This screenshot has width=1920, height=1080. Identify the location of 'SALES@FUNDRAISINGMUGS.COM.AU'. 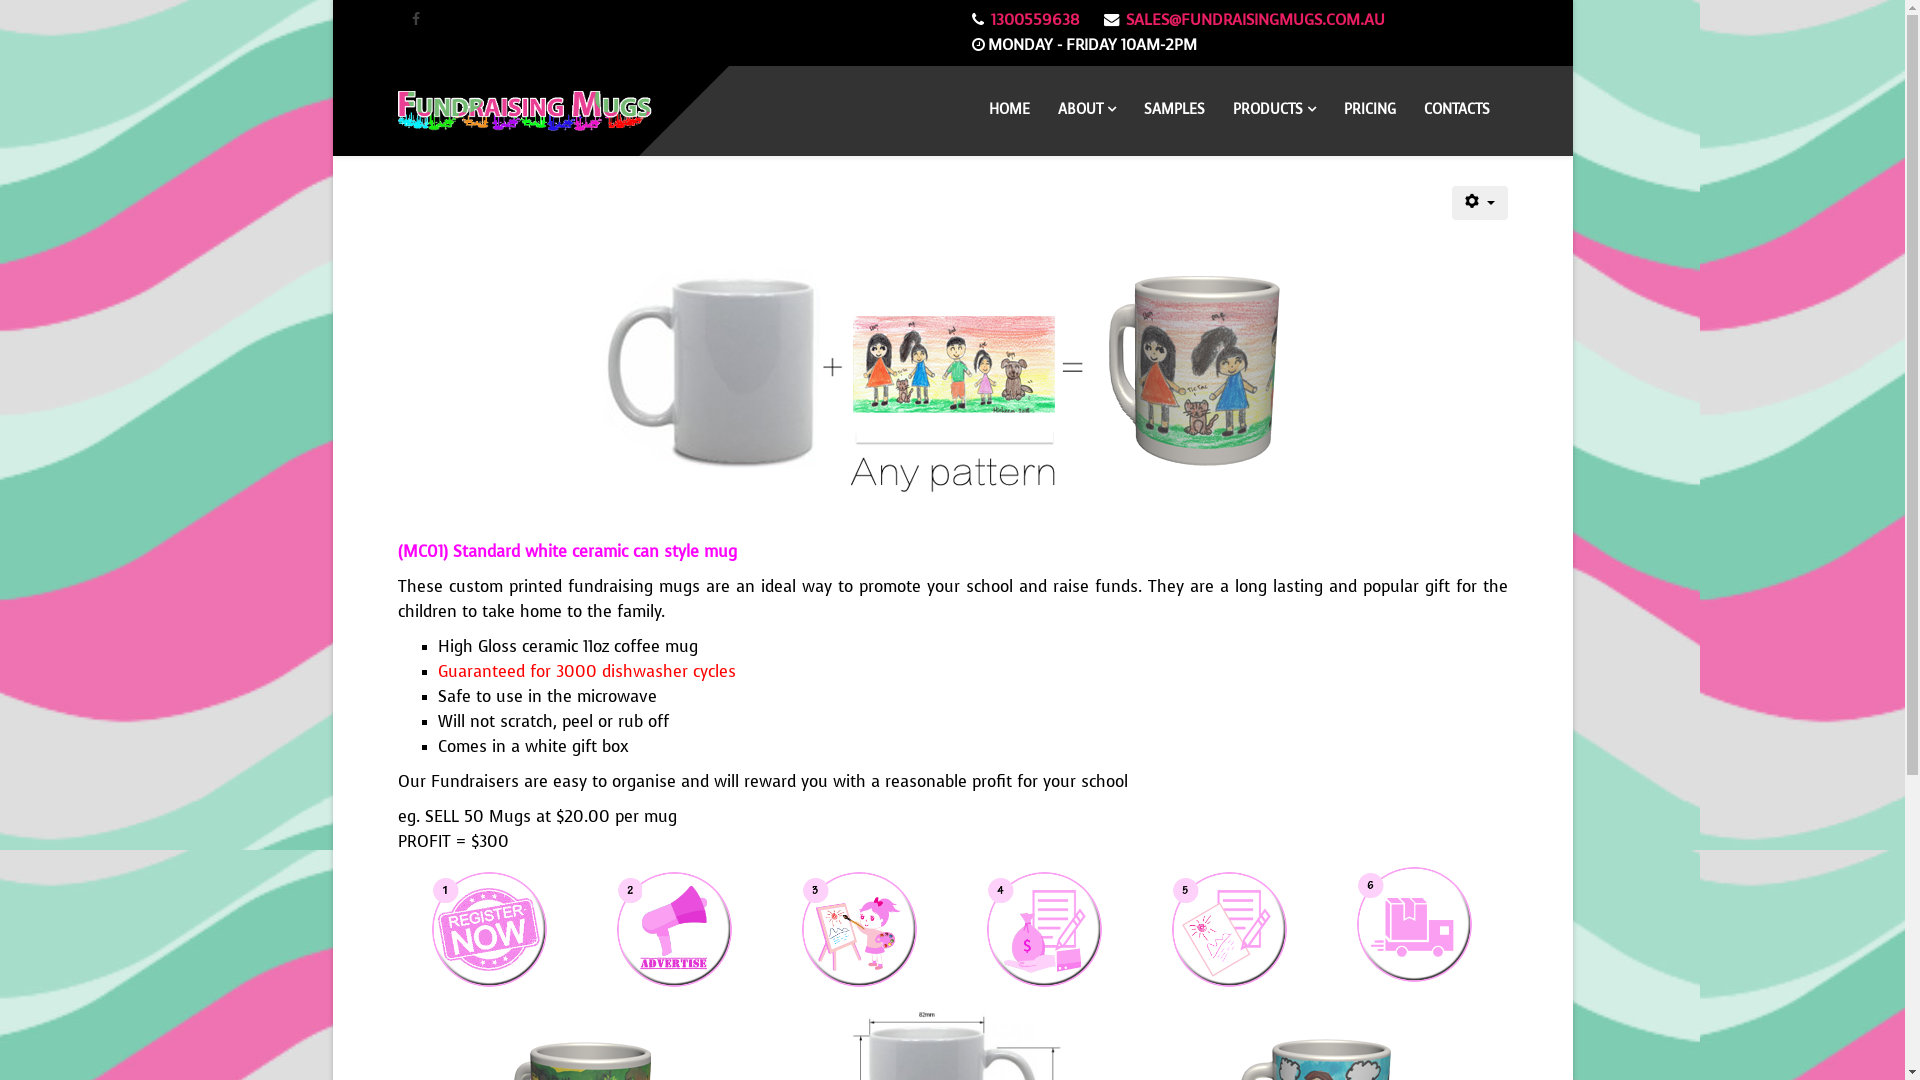
(1254, 19).